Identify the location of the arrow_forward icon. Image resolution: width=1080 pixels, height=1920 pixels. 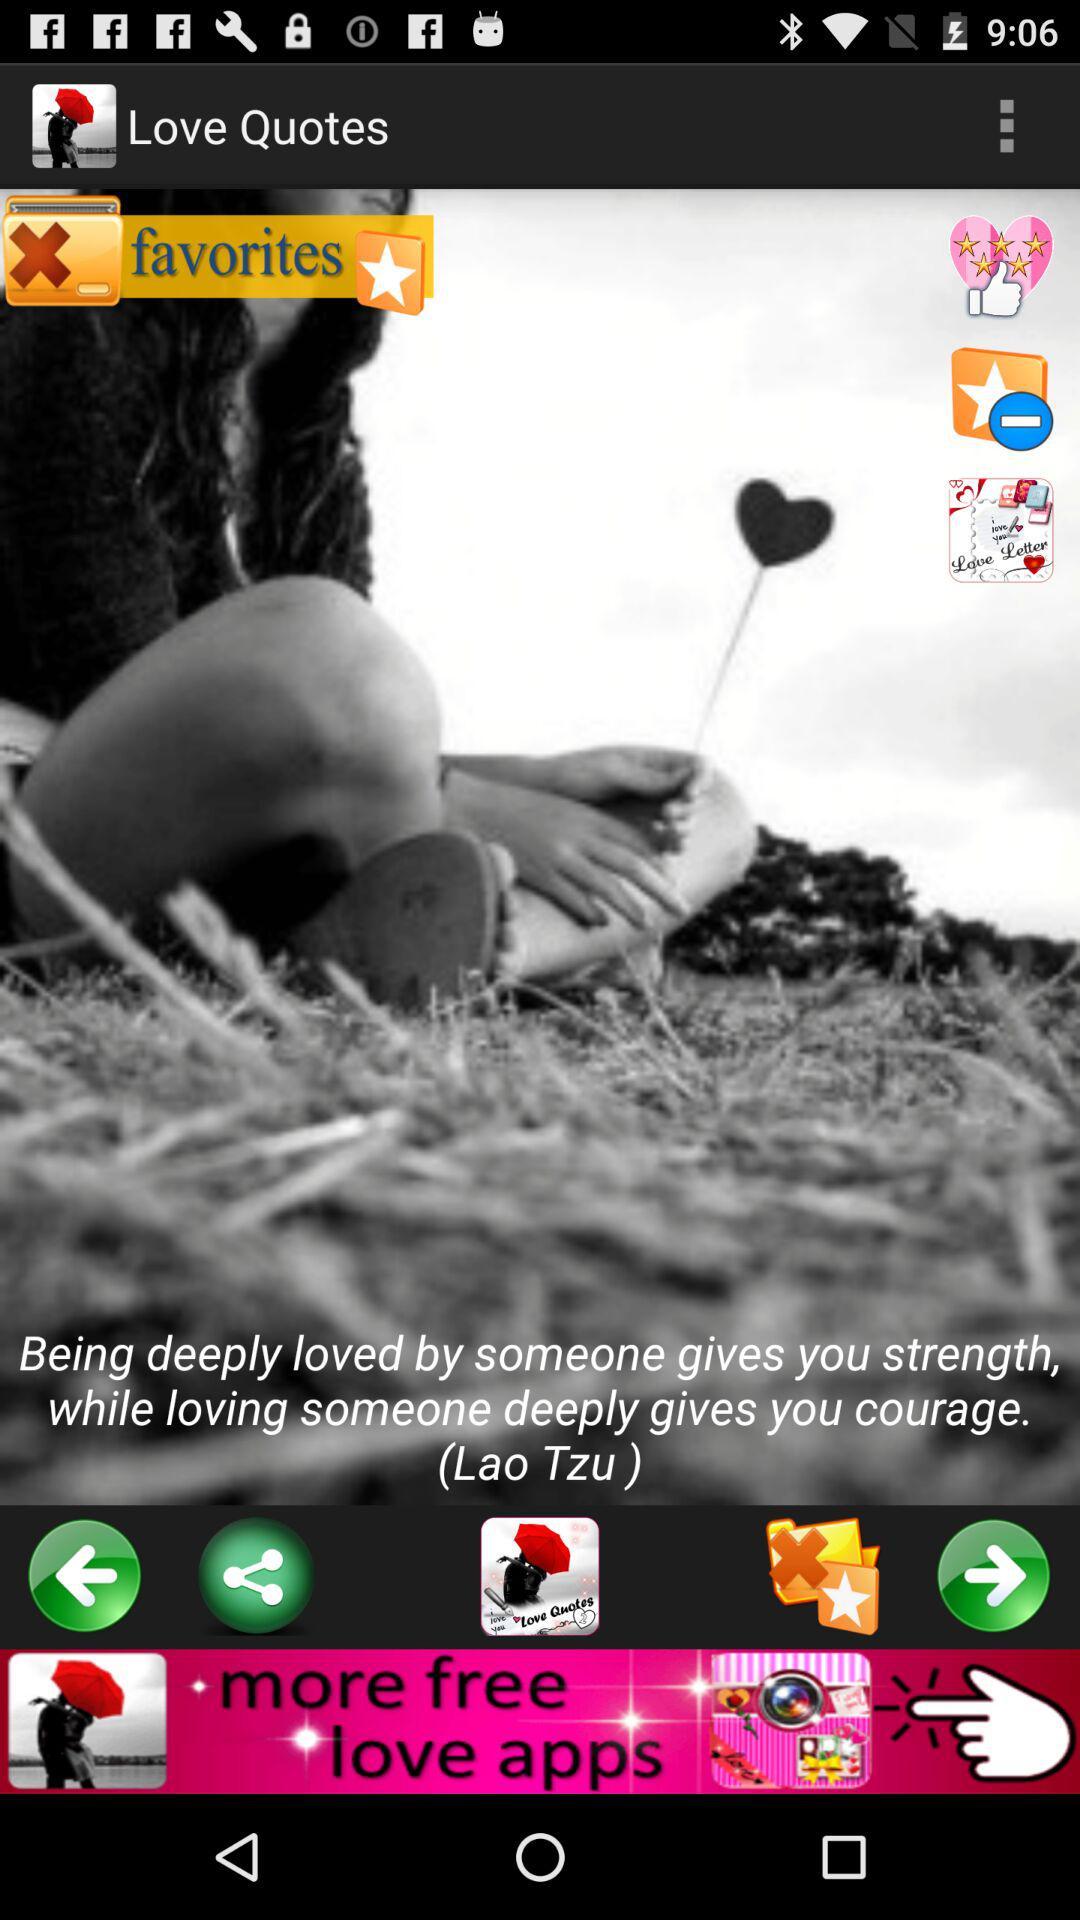
(994, 1686).